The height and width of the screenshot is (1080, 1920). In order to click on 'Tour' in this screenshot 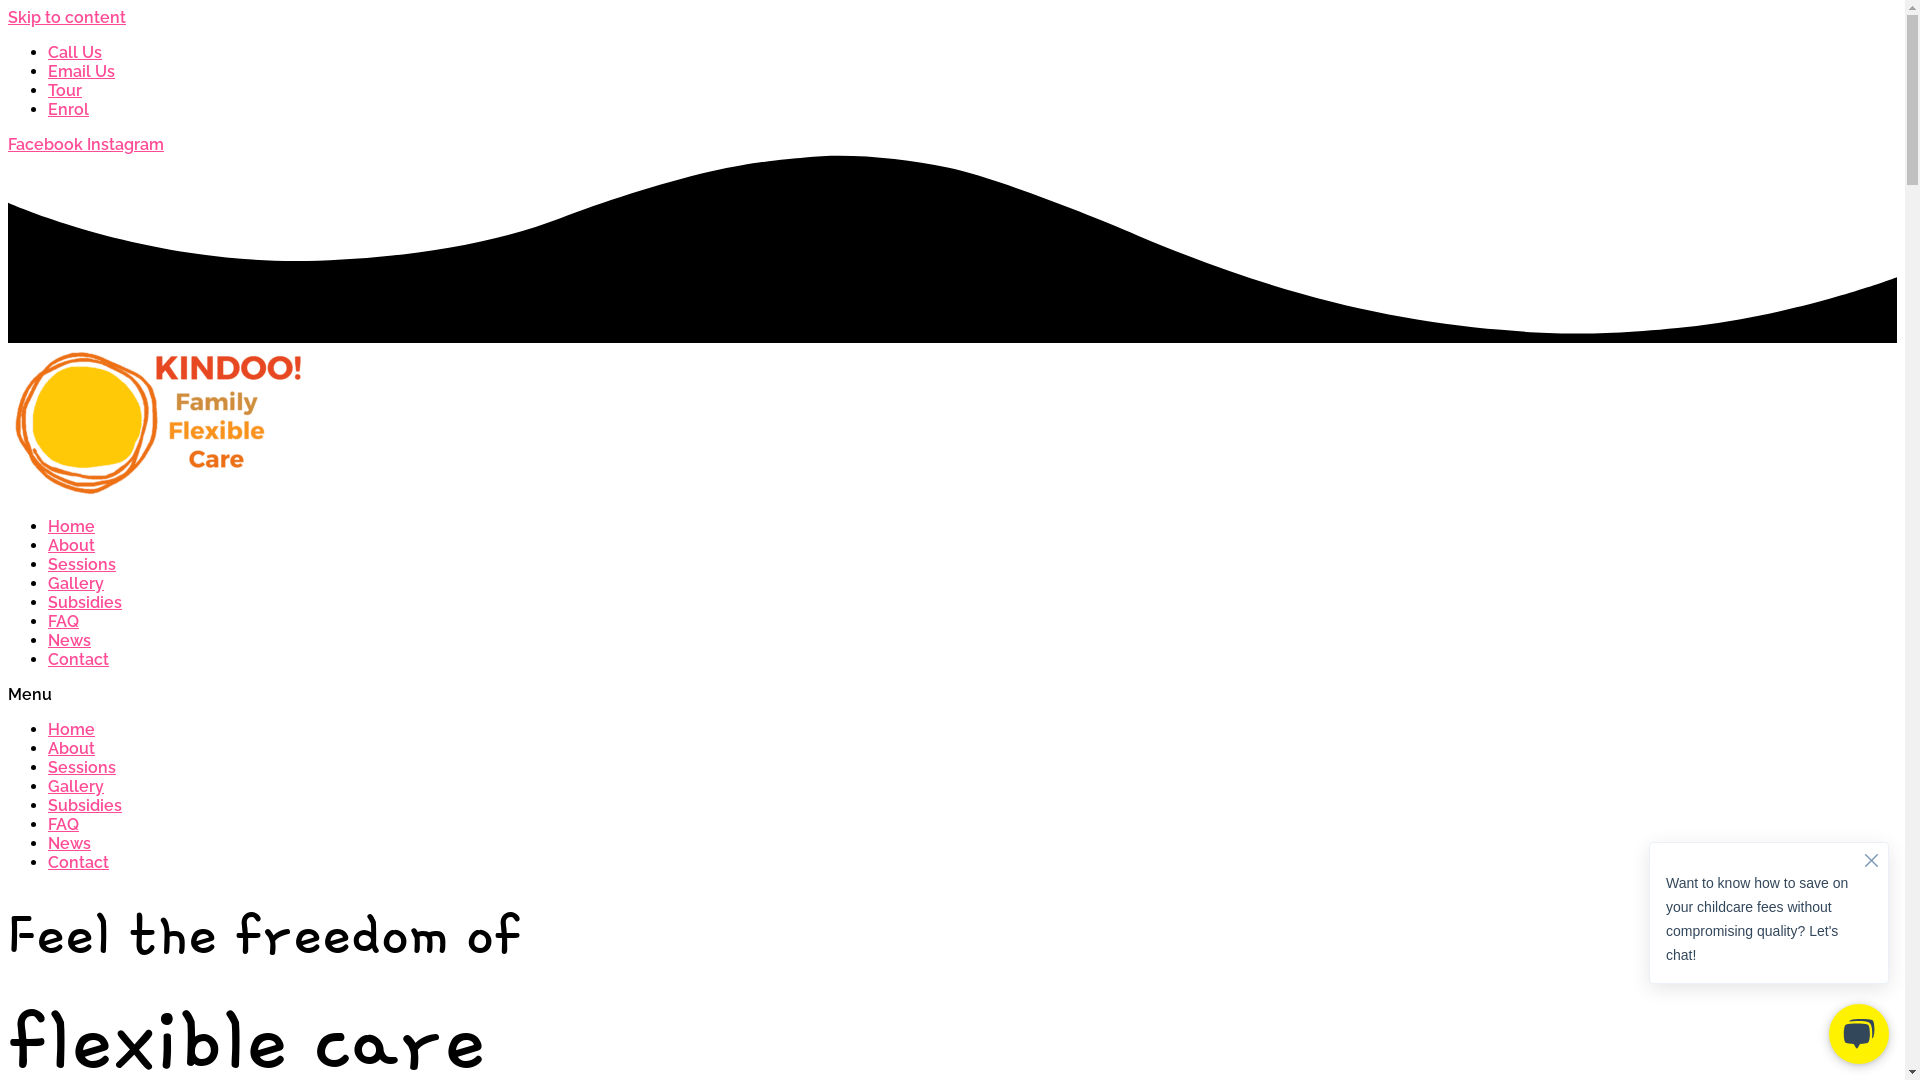, I will do `click(65, 90)`.